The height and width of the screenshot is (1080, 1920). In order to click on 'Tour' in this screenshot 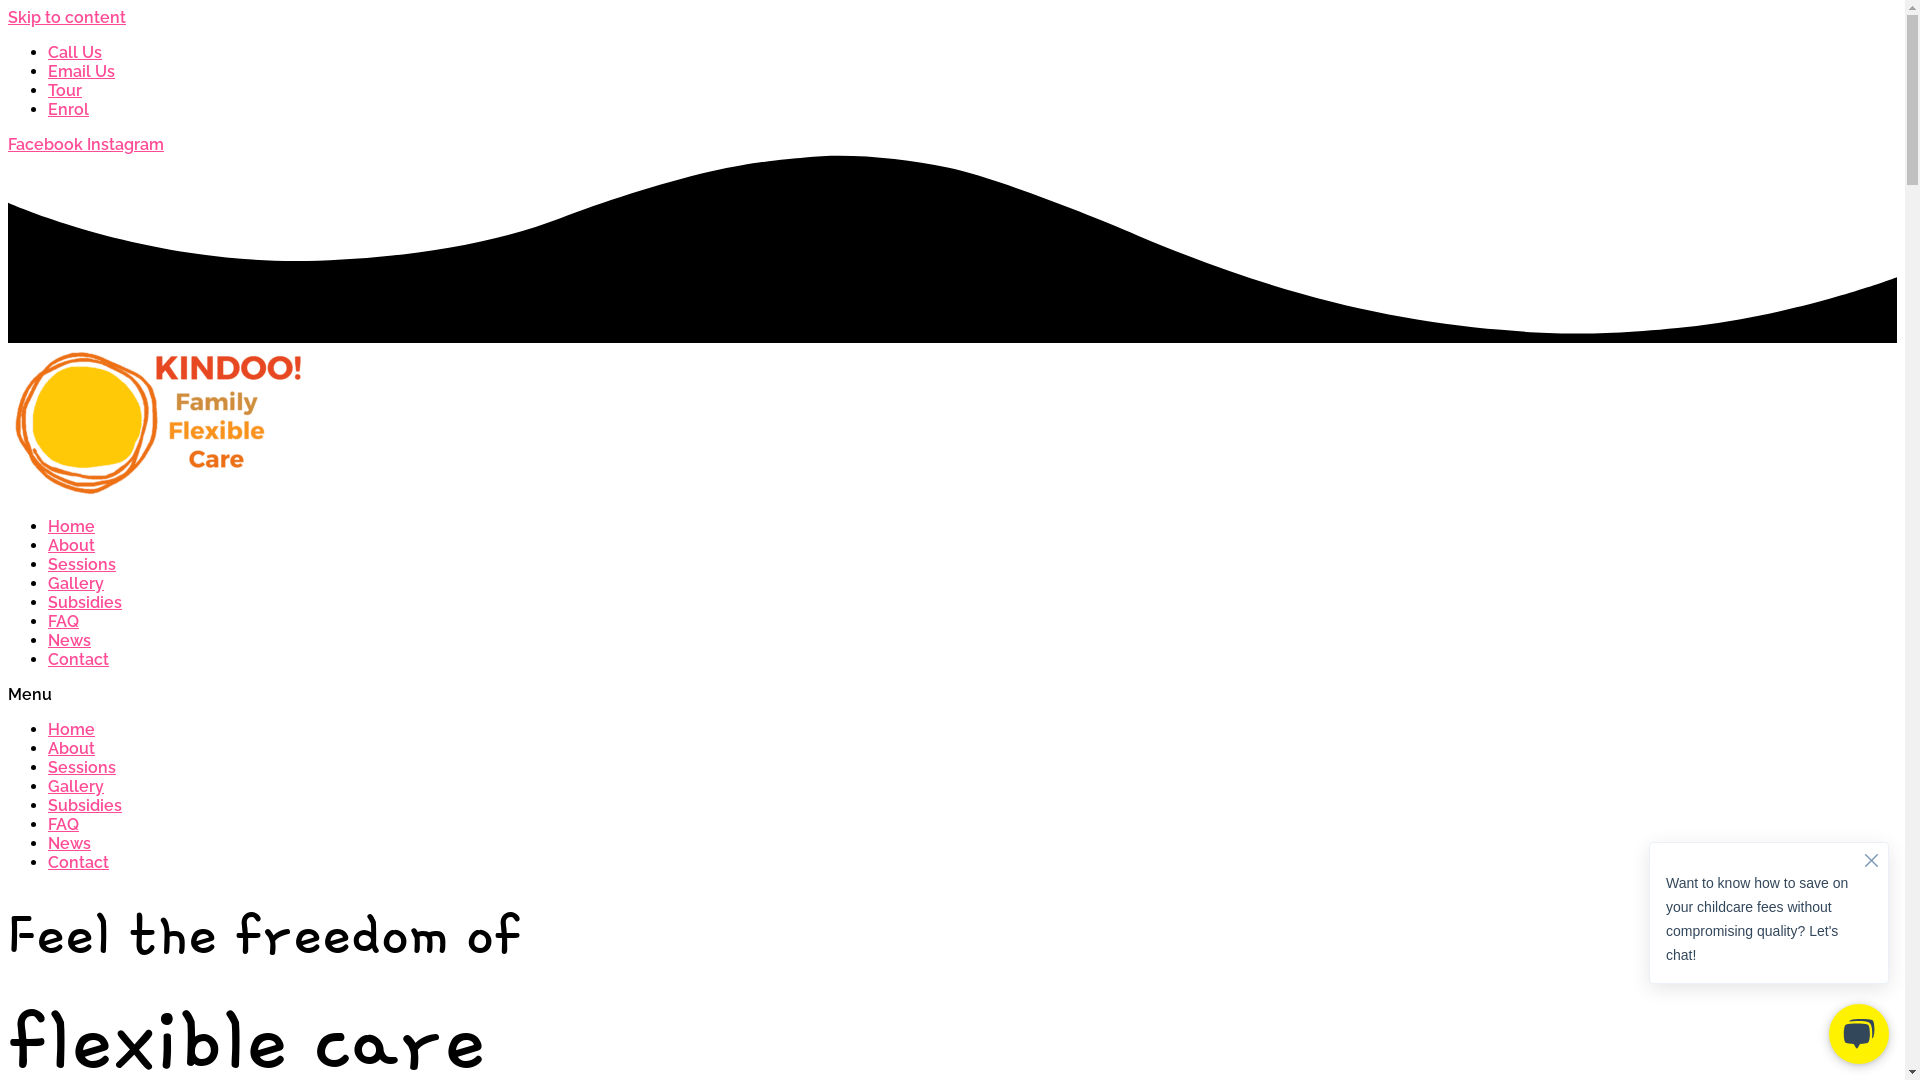, I will do `click(65, 90)`.